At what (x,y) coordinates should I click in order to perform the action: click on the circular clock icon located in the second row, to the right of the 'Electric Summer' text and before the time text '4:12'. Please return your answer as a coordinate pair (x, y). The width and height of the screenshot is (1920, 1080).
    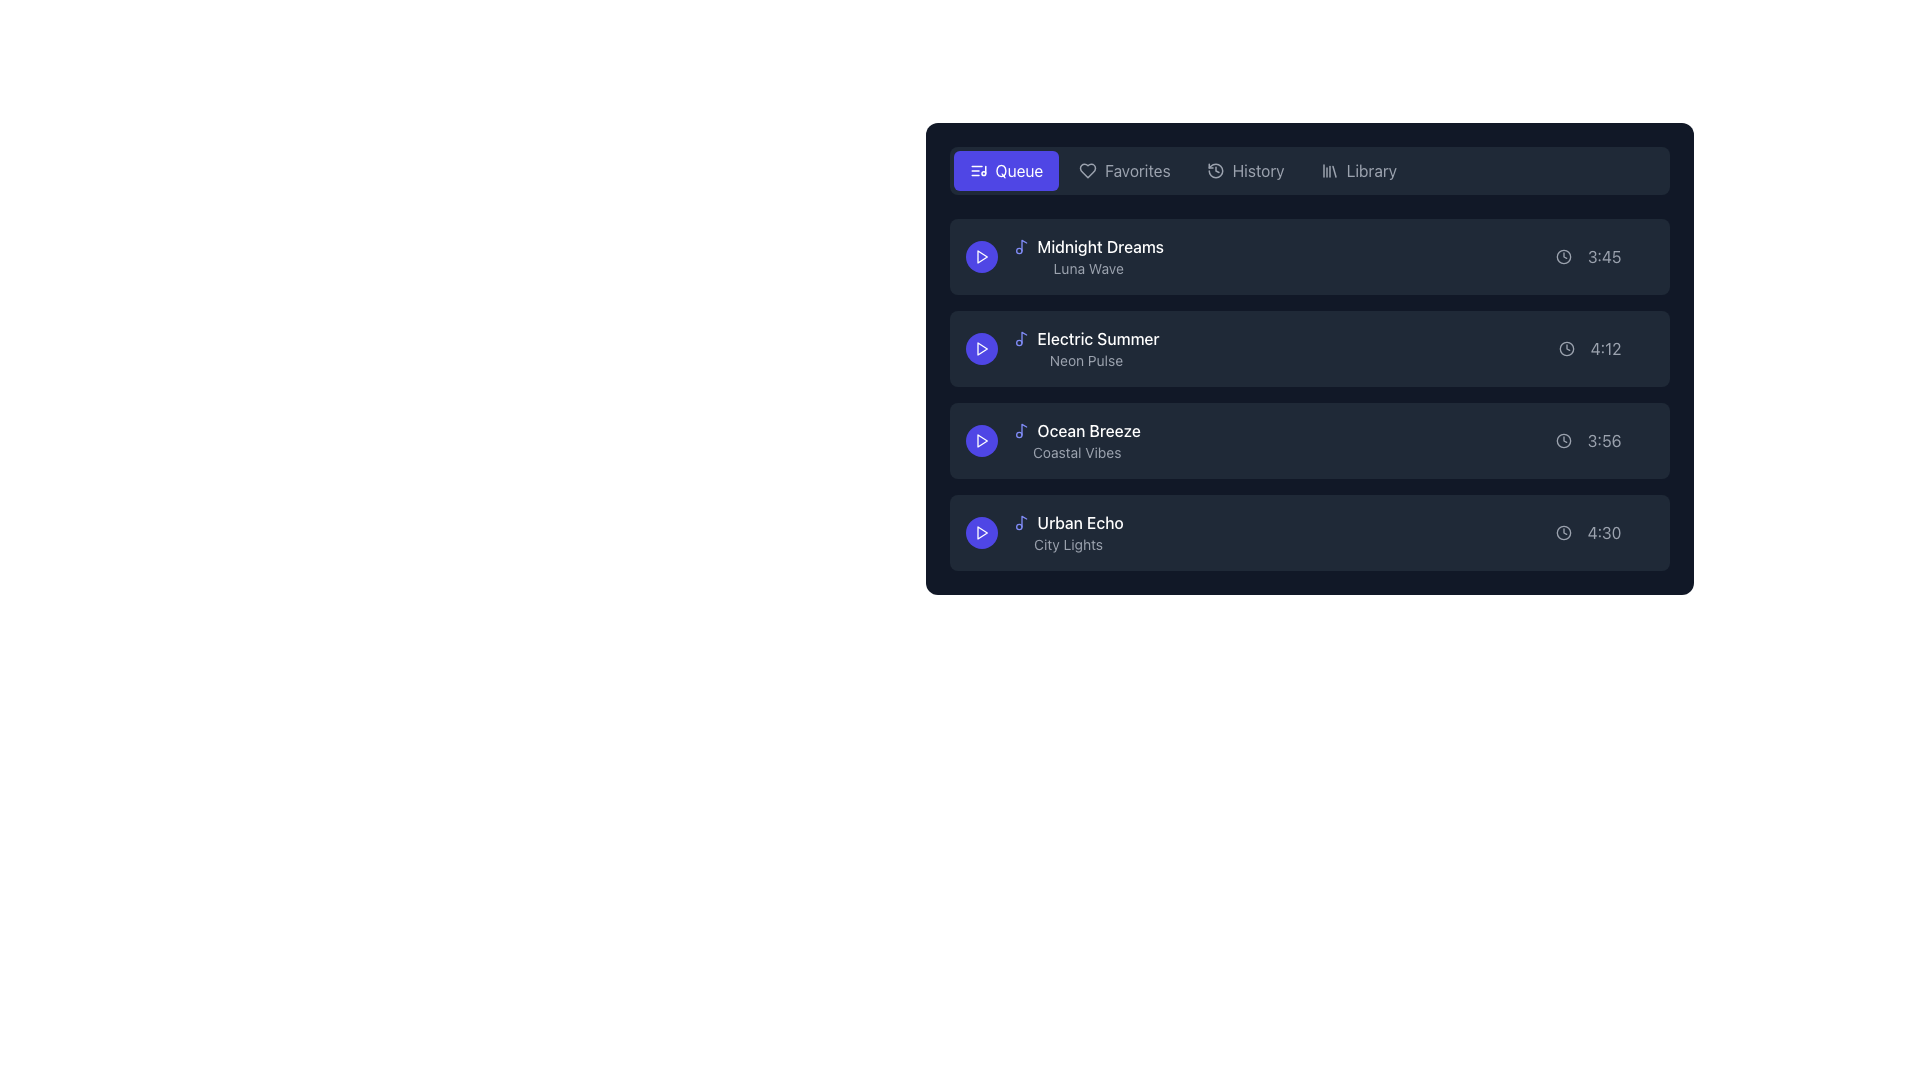
    Looking at the image, I should click on (1565, 347).